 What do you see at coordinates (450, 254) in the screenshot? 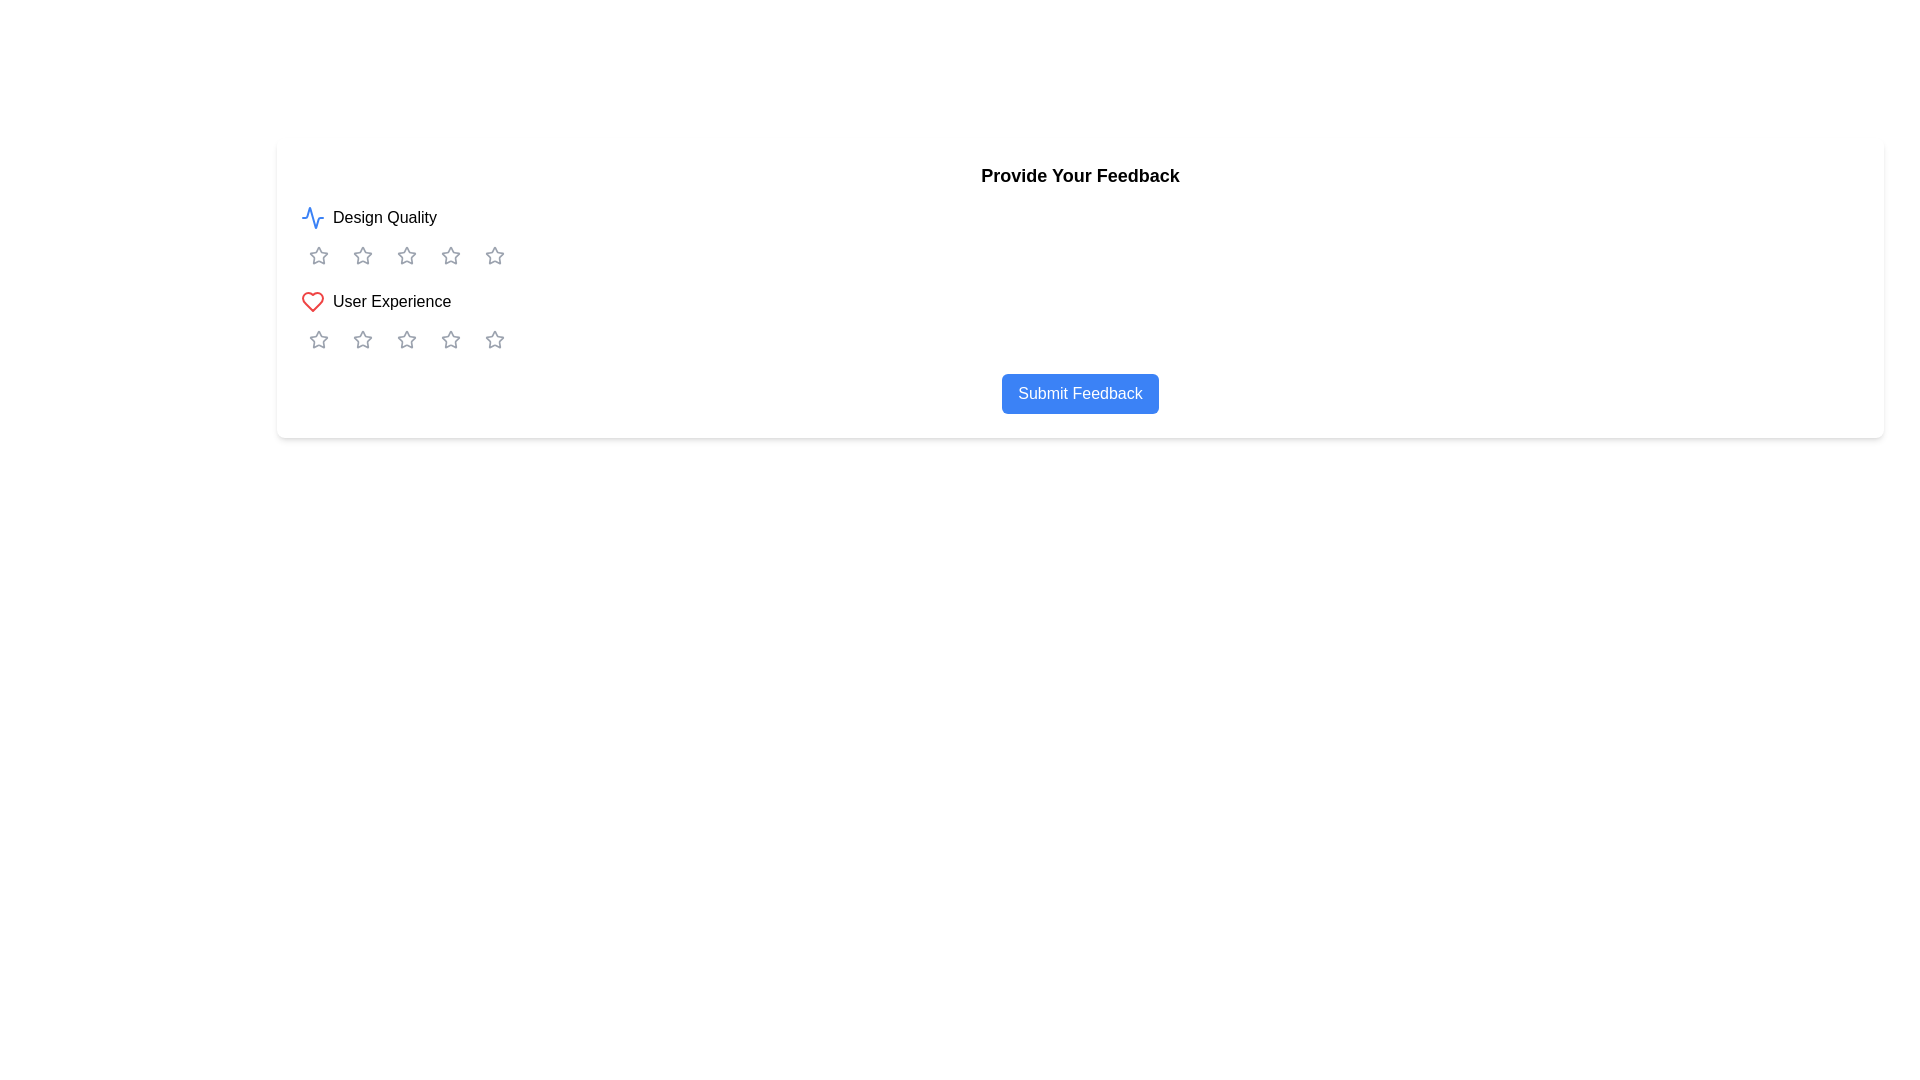
I see `the fourth star in the rating system for 'Design Quality' to assign a rating of 4 out of 5` at bounding box center [450, 254].